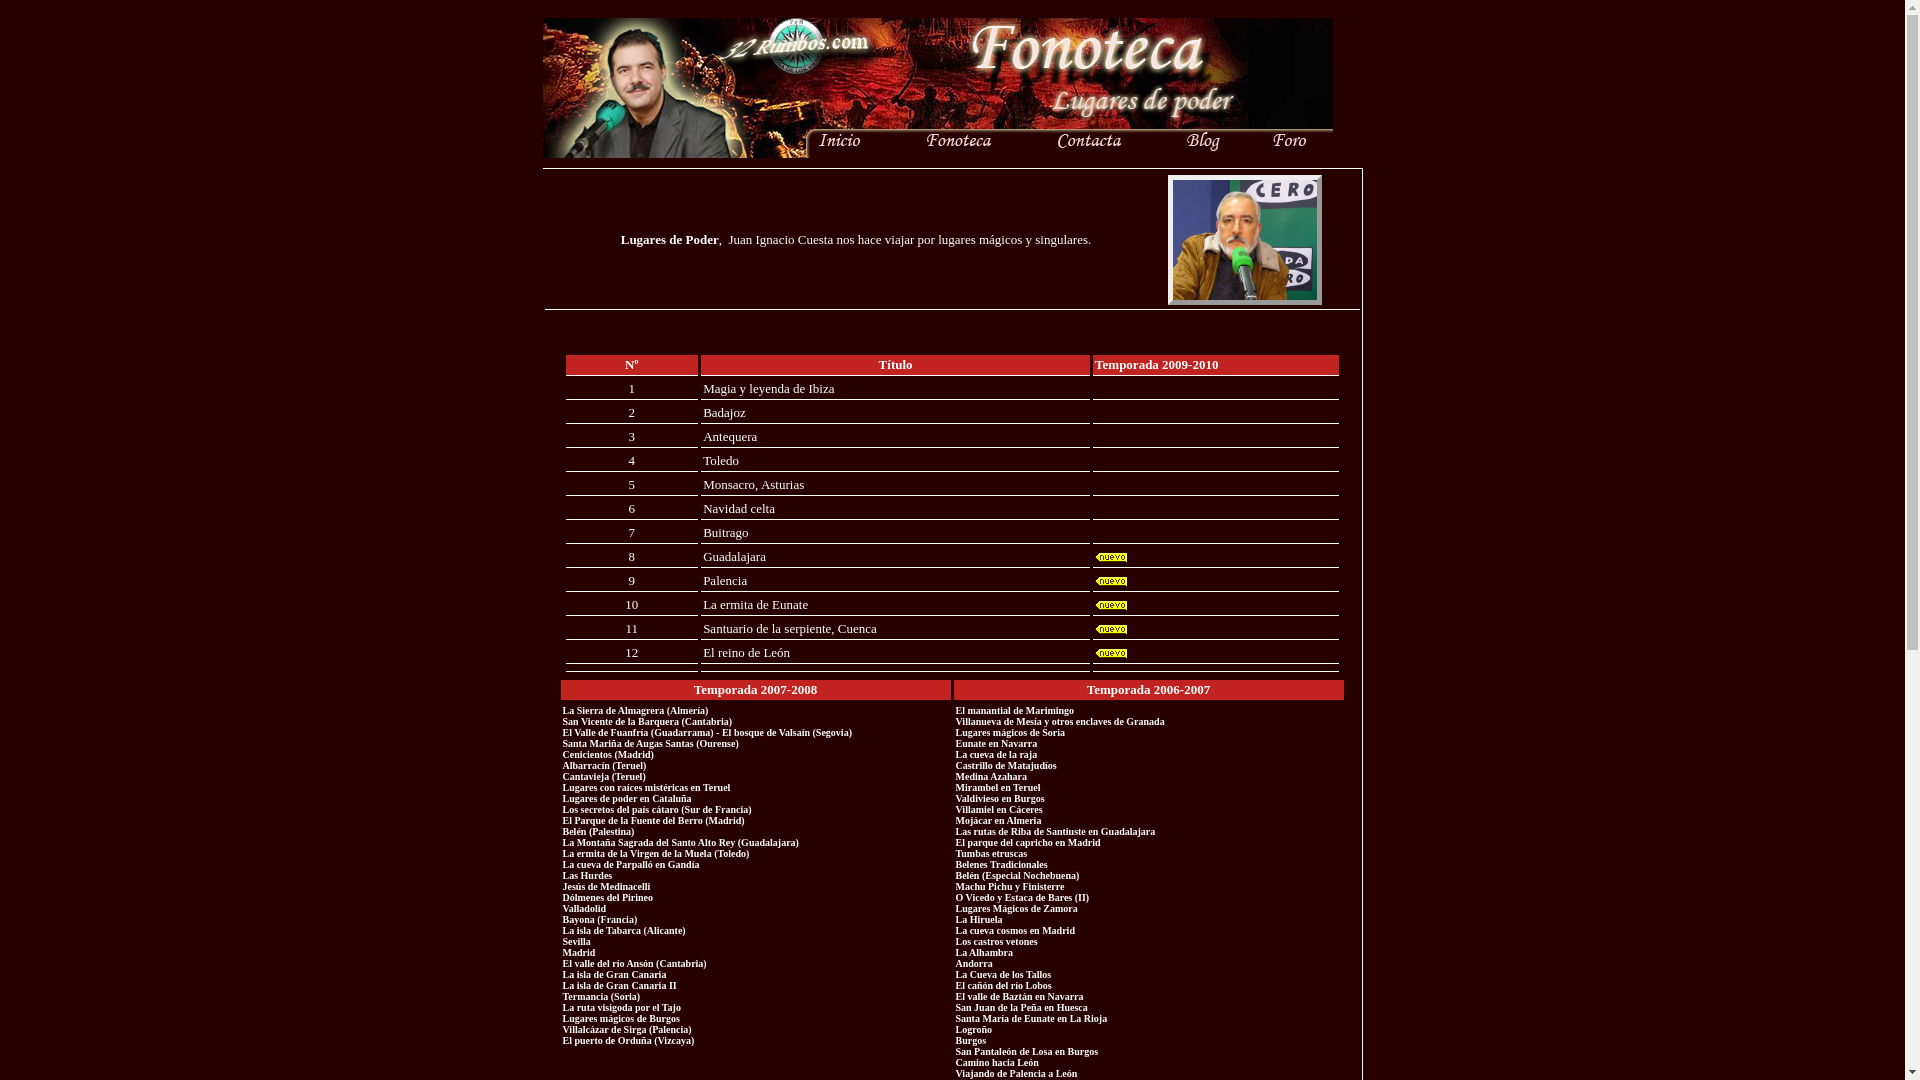 Image resolution: width=1920 pixels, height=1080 pixels. What do you see at coordinates (992, 853) in the screenshot?
I see `'Tumbas etruscas'` at bounding box center [992, 853].